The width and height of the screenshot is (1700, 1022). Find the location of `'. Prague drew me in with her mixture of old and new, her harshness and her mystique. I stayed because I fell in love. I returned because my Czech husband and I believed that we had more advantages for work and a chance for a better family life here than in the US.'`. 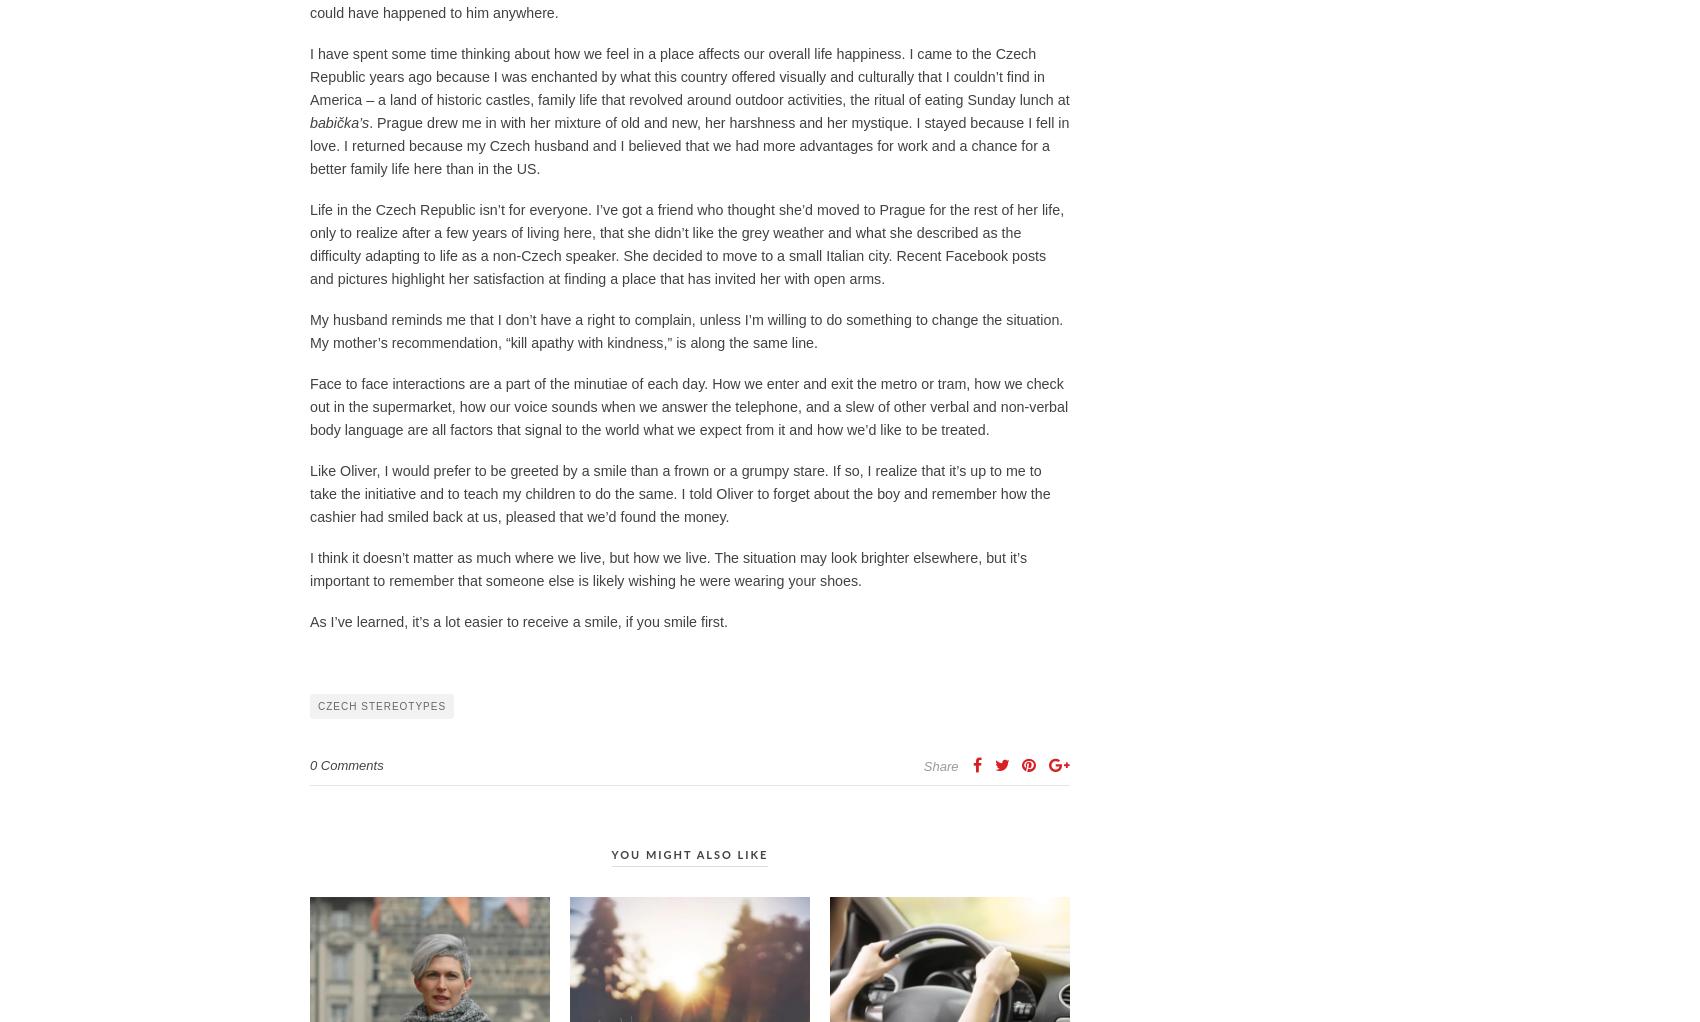

'. Prague drew me in with her mixture of old and new, her harshness and her mystique. I stayed because I fell in love. I returned because my Czech husband and I believed that we had more advantages for work and a chance for a better family life here than in the US.' is located at coordinates (689, 145).